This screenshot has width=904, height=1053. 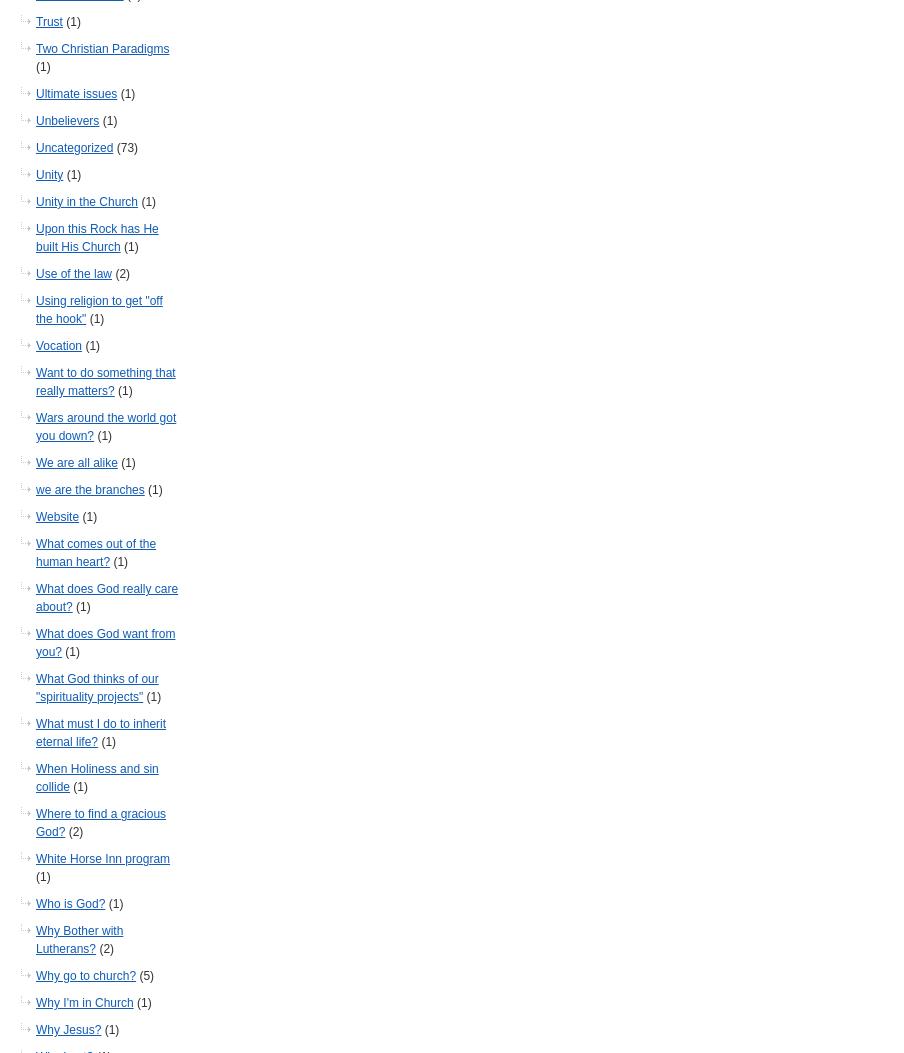 I want to click on 'What must I do to inherit eternal life?', so click(x=34, y=731).